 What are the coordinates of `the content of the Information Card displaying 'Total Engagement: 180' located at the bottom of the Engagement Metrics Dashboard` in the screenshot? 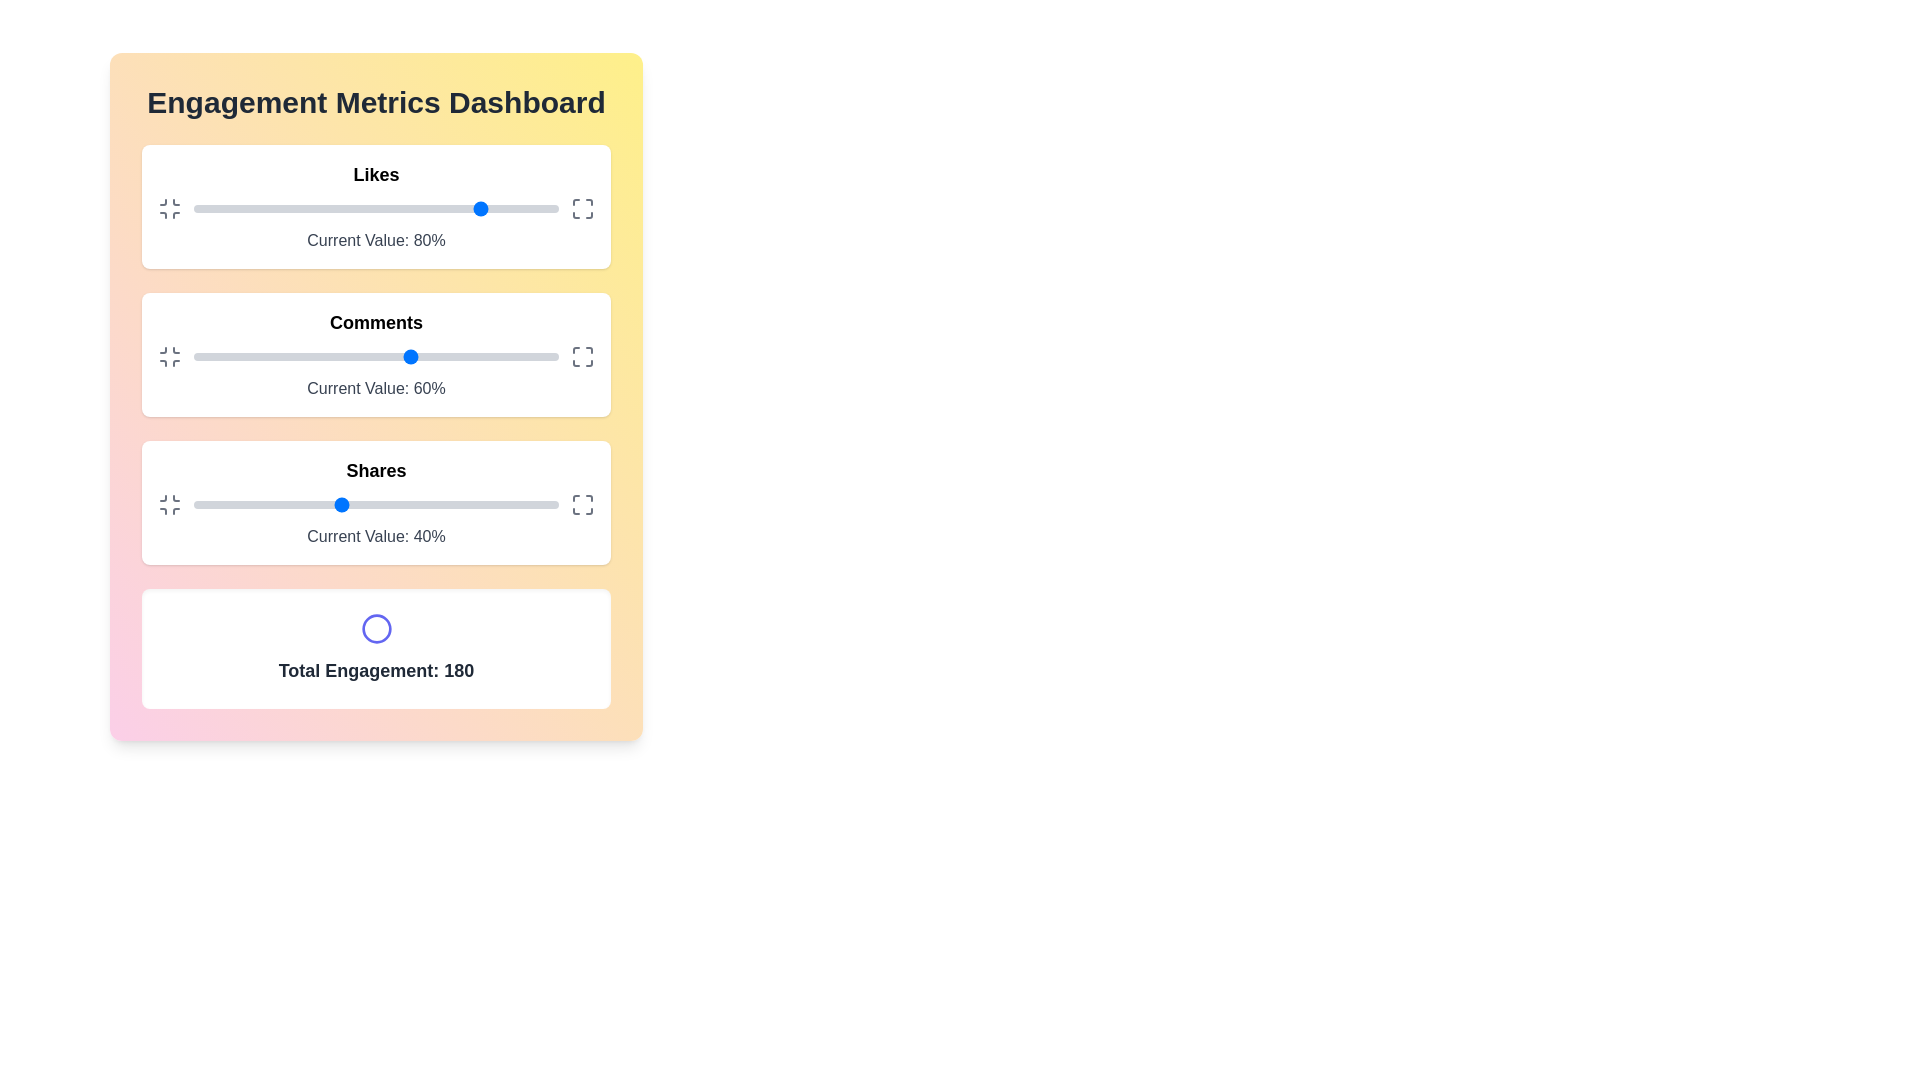 It's located at (376, 648).